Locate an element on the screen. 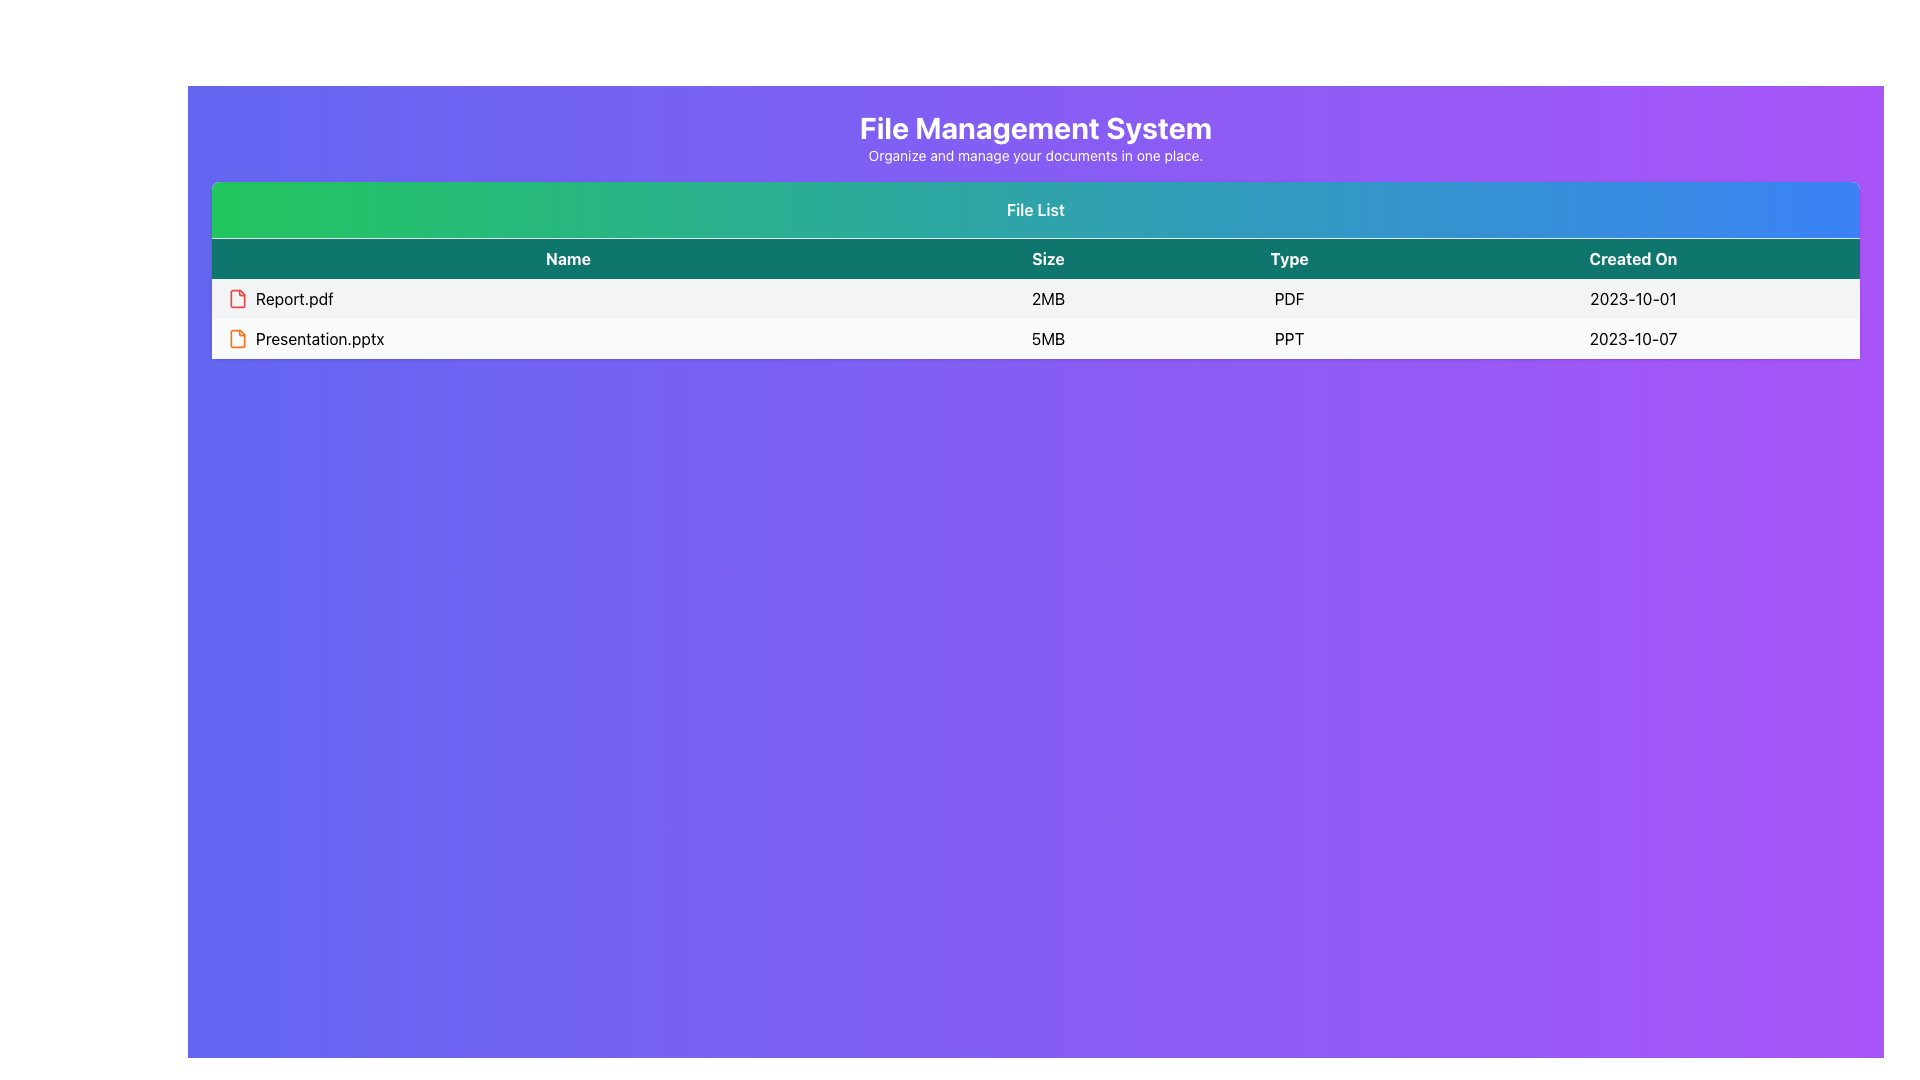 This screenshot has height=1080, width=1920. the non-interactive informational label displaying the file size '2MB' located in the 'Size' column of the first row in the table, next to 'Report.pdf' is located at coordinates (1047, 299).